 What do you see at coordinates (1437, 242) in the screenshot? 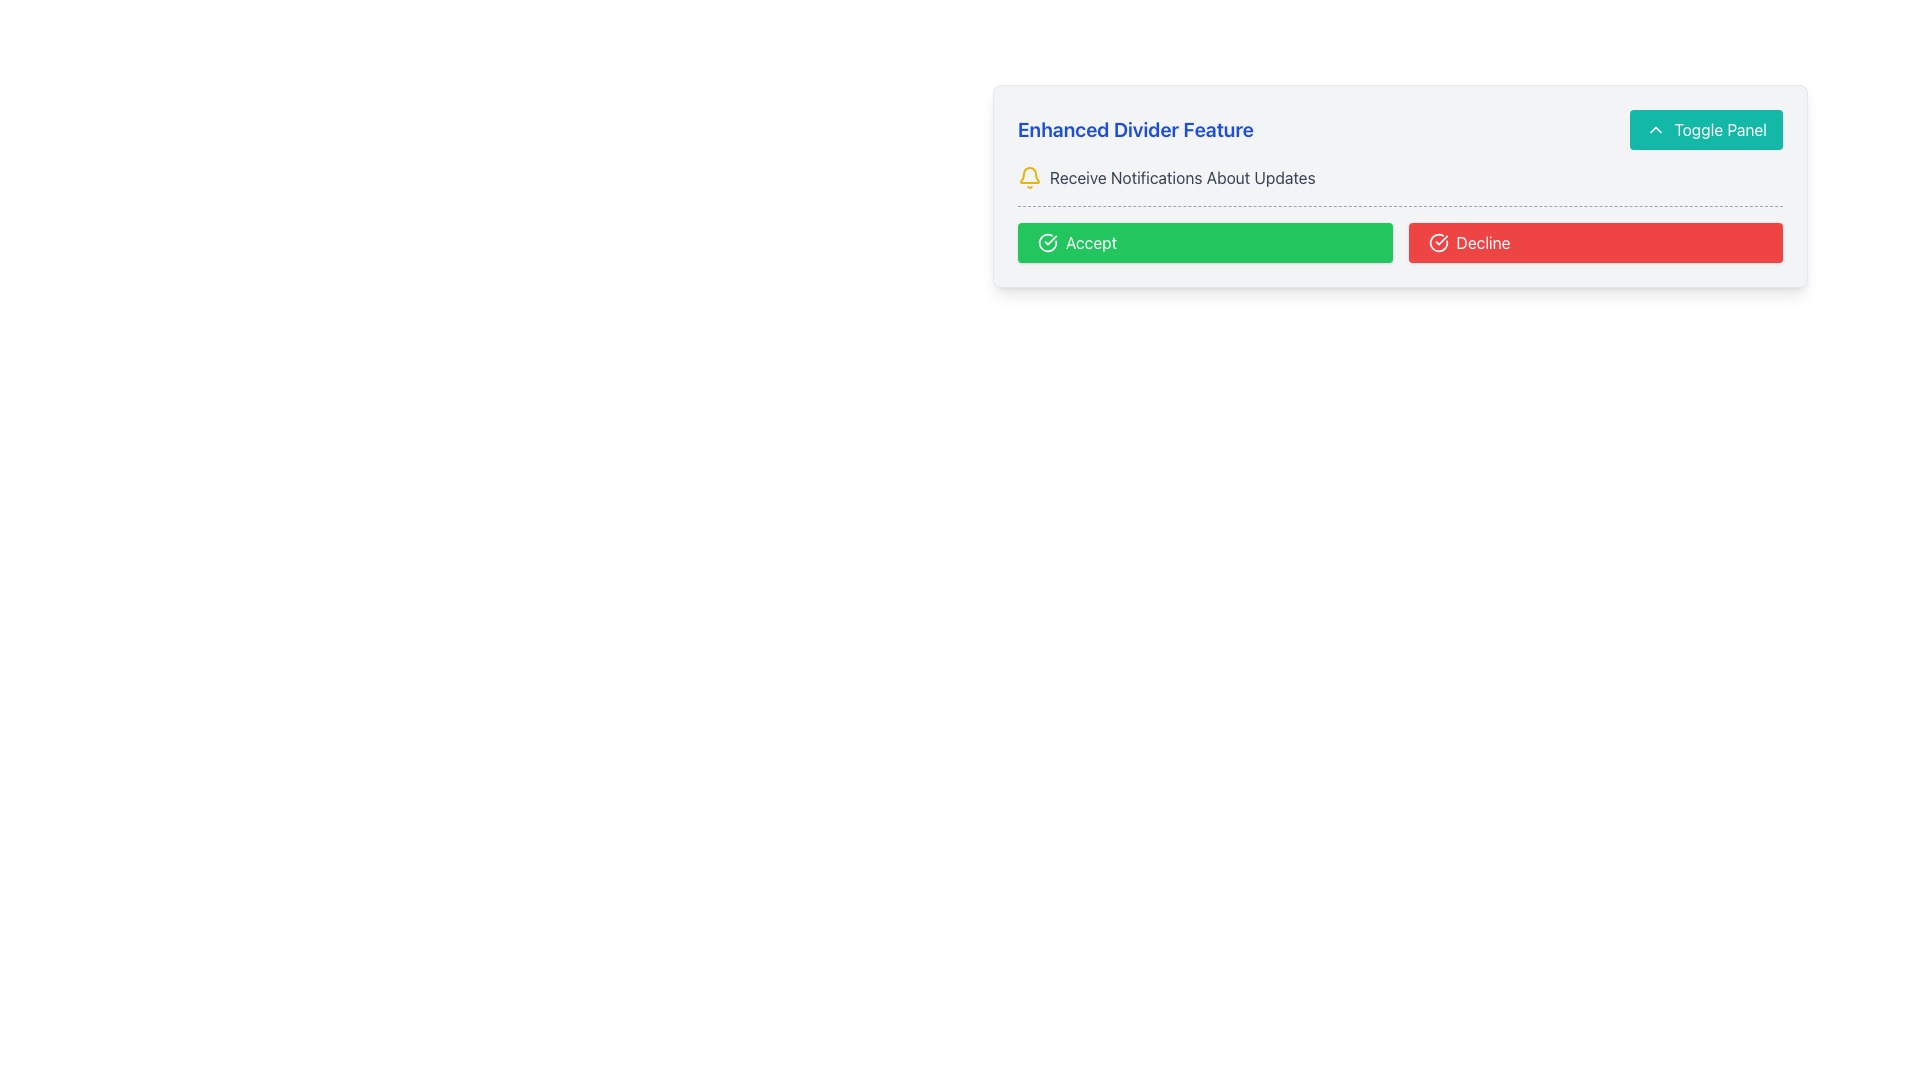
I see `the icon located on the left side of the 'Decline' button, which visually represents the action to be performed when clicking the button` at bounding box center [1437, 242].